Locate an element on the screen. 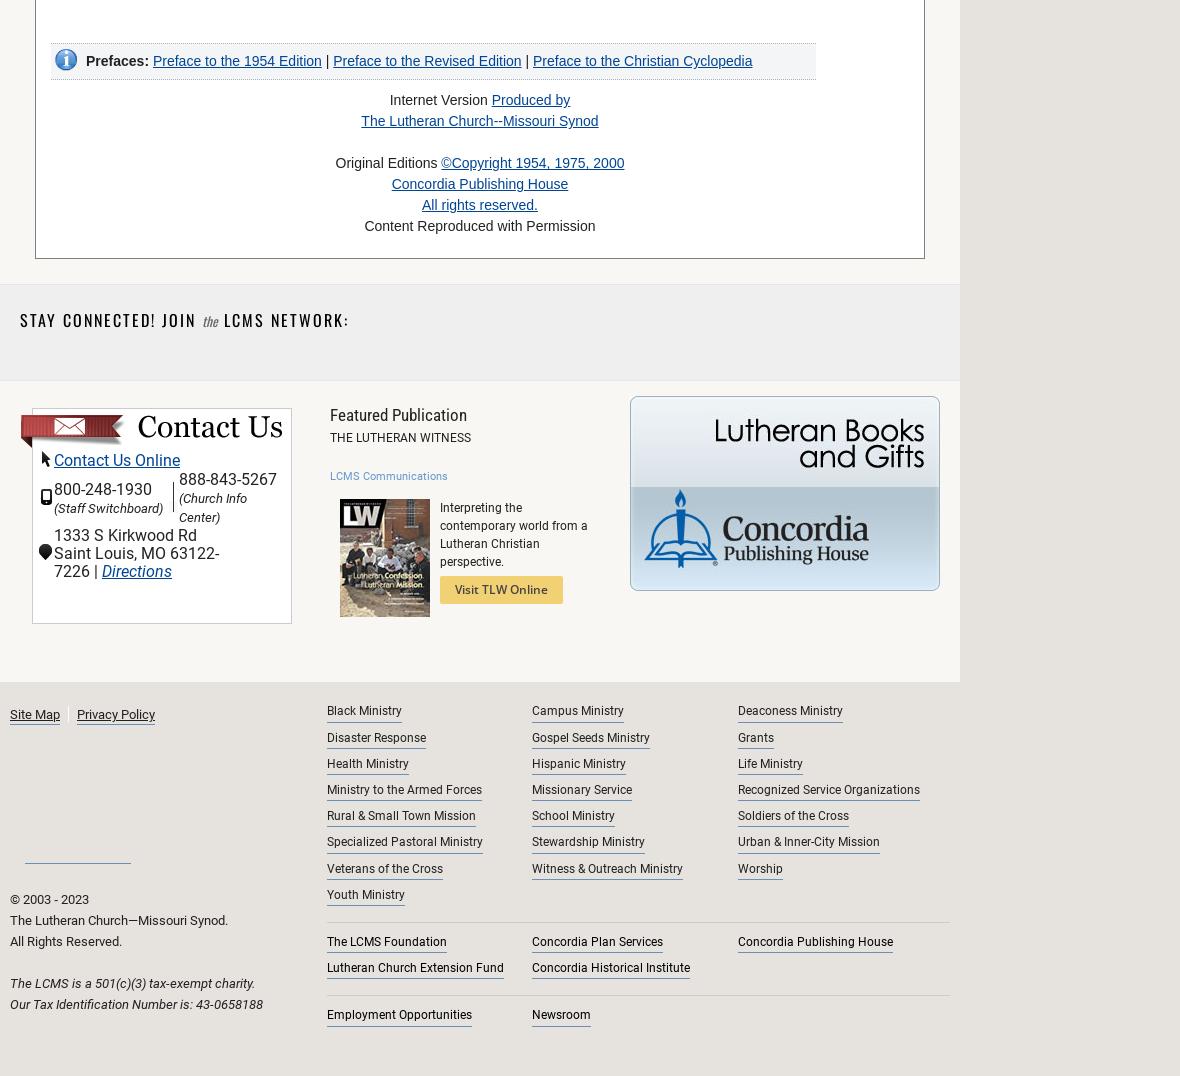  '888-843-5267' is located at coordinates (227, 478).